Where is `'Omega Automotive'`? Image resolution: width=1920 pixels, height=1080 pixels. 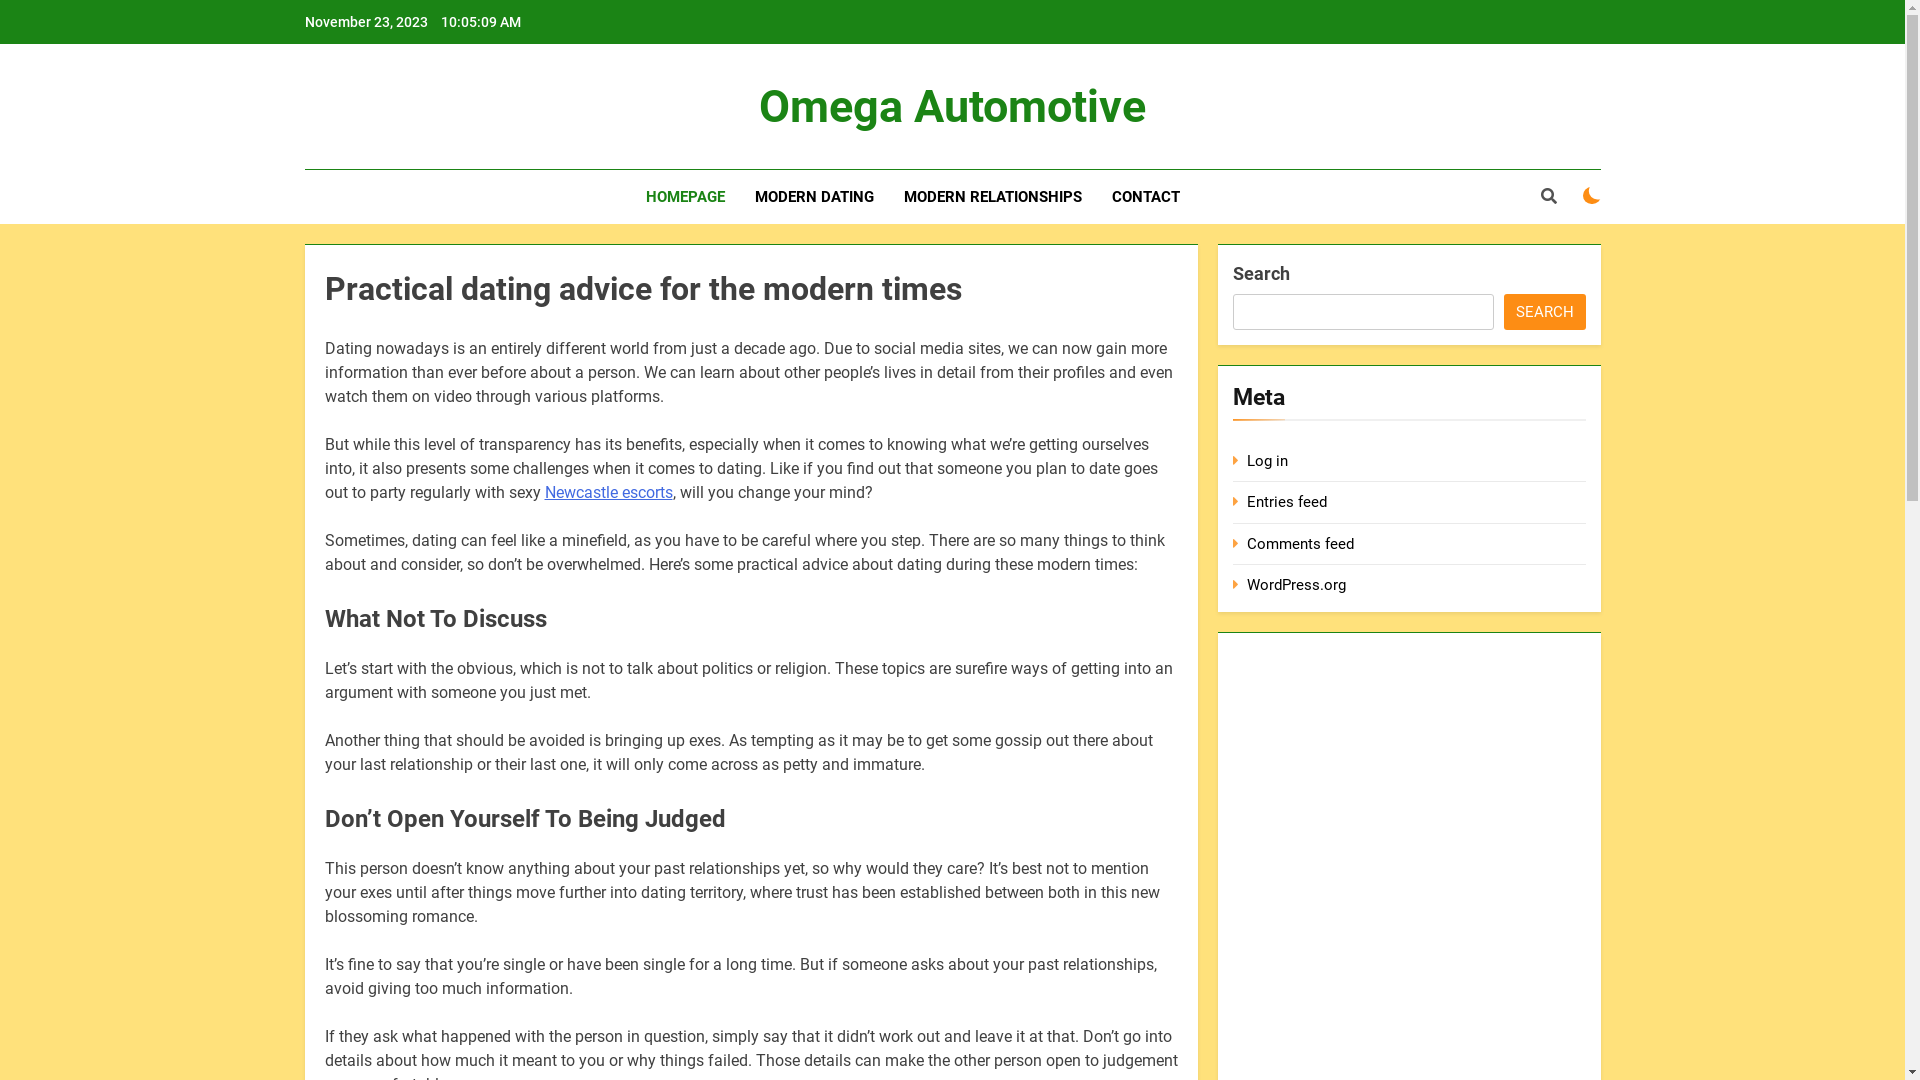 'Omega Automotive' is located at coordinates (951, 106).